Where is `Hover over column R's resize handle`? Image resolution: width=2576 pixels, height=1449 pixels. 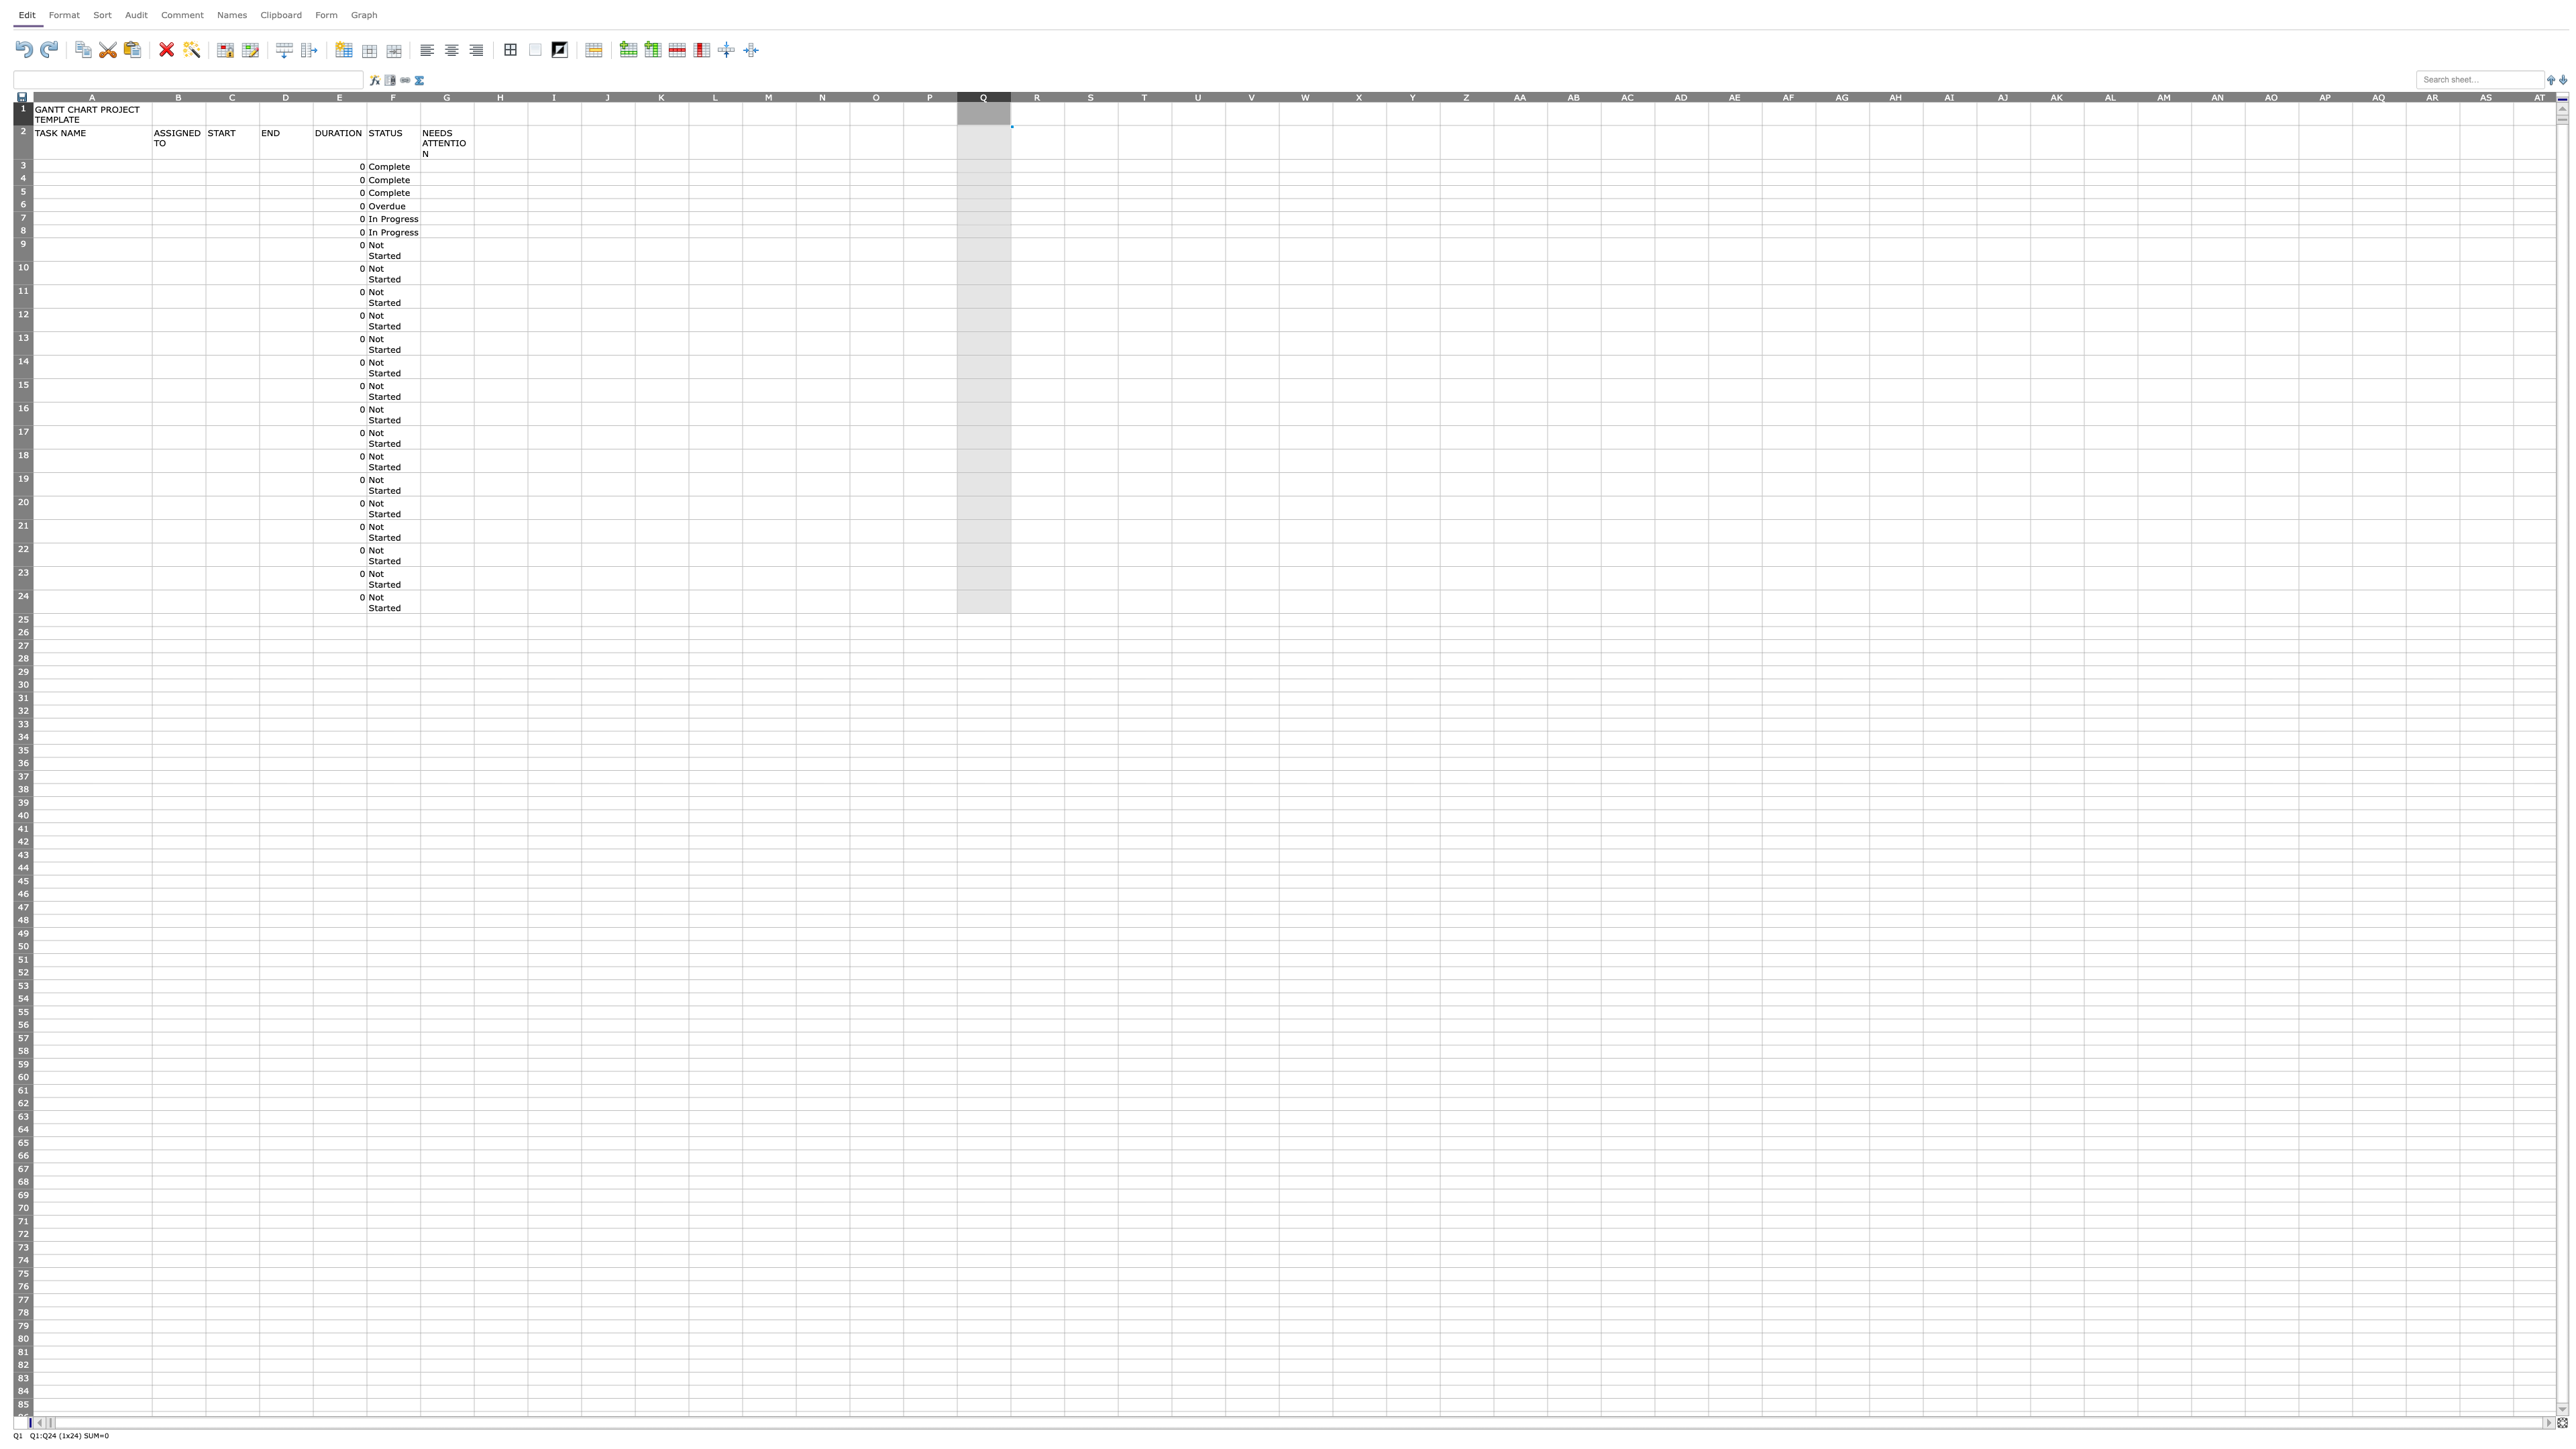
Hover over column R's resize handle is located at coordinates (1064, 95).